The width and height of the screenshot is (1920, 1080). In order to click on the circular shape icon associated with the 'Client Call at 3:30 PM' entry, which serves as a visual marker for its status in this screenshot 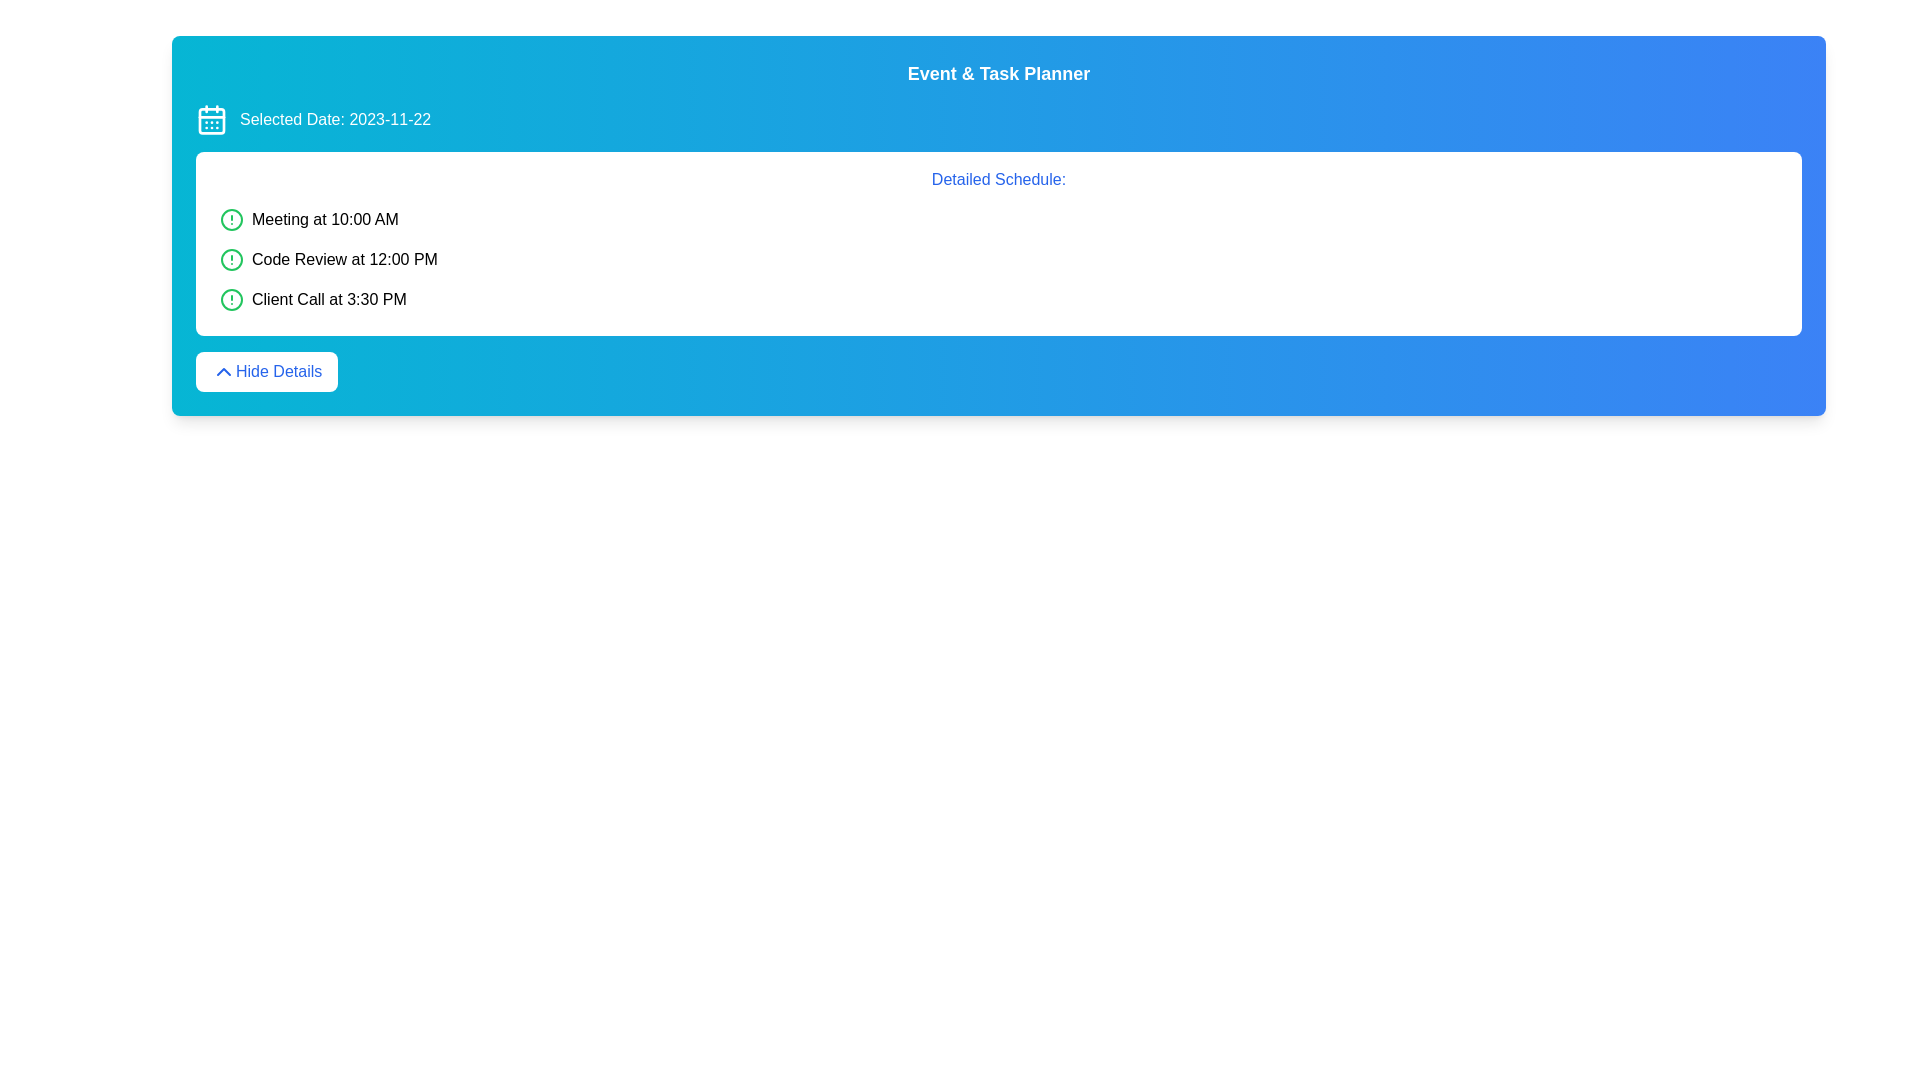, I will do `click(231, 300)`.